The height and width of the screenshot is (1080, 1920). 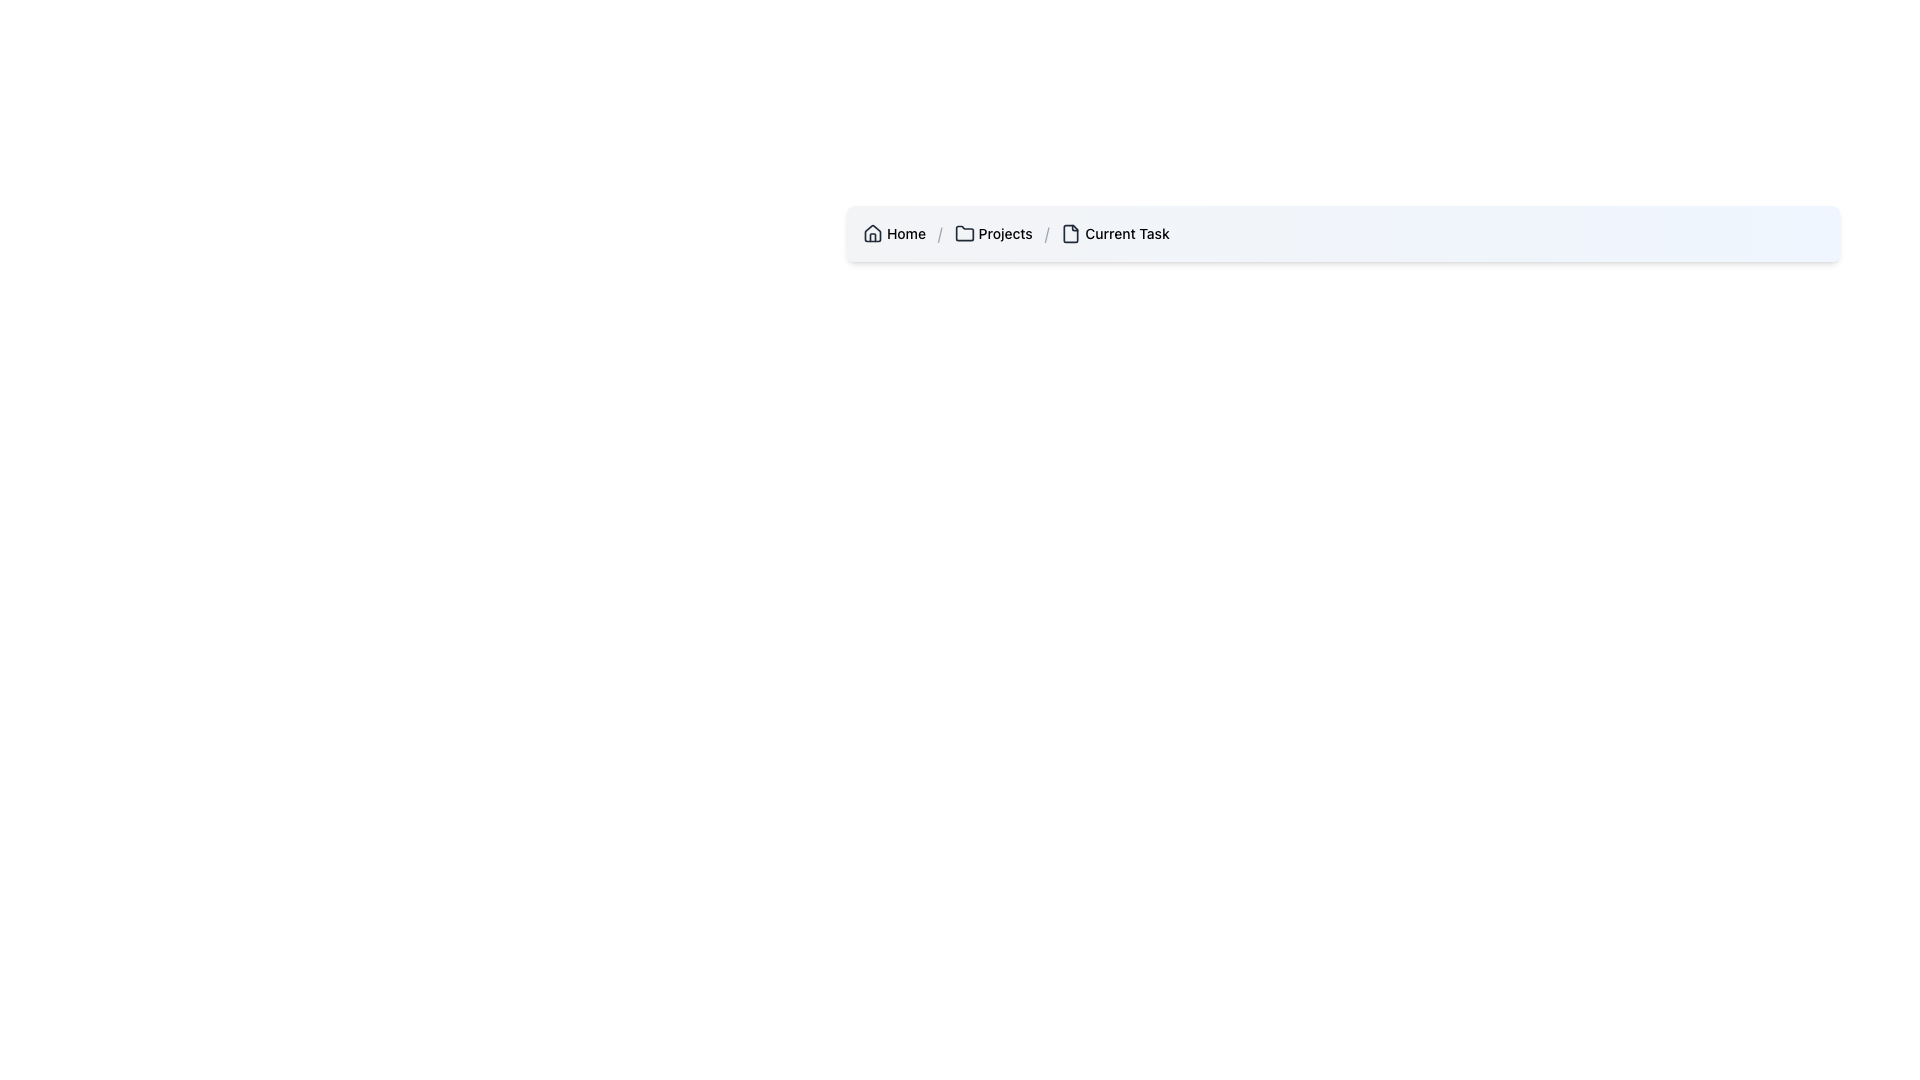 I want to click on individual items in the Breadcrumb Navigation Bar located at the upper central region of the interface for navigation, so click(x=1343, y=233).